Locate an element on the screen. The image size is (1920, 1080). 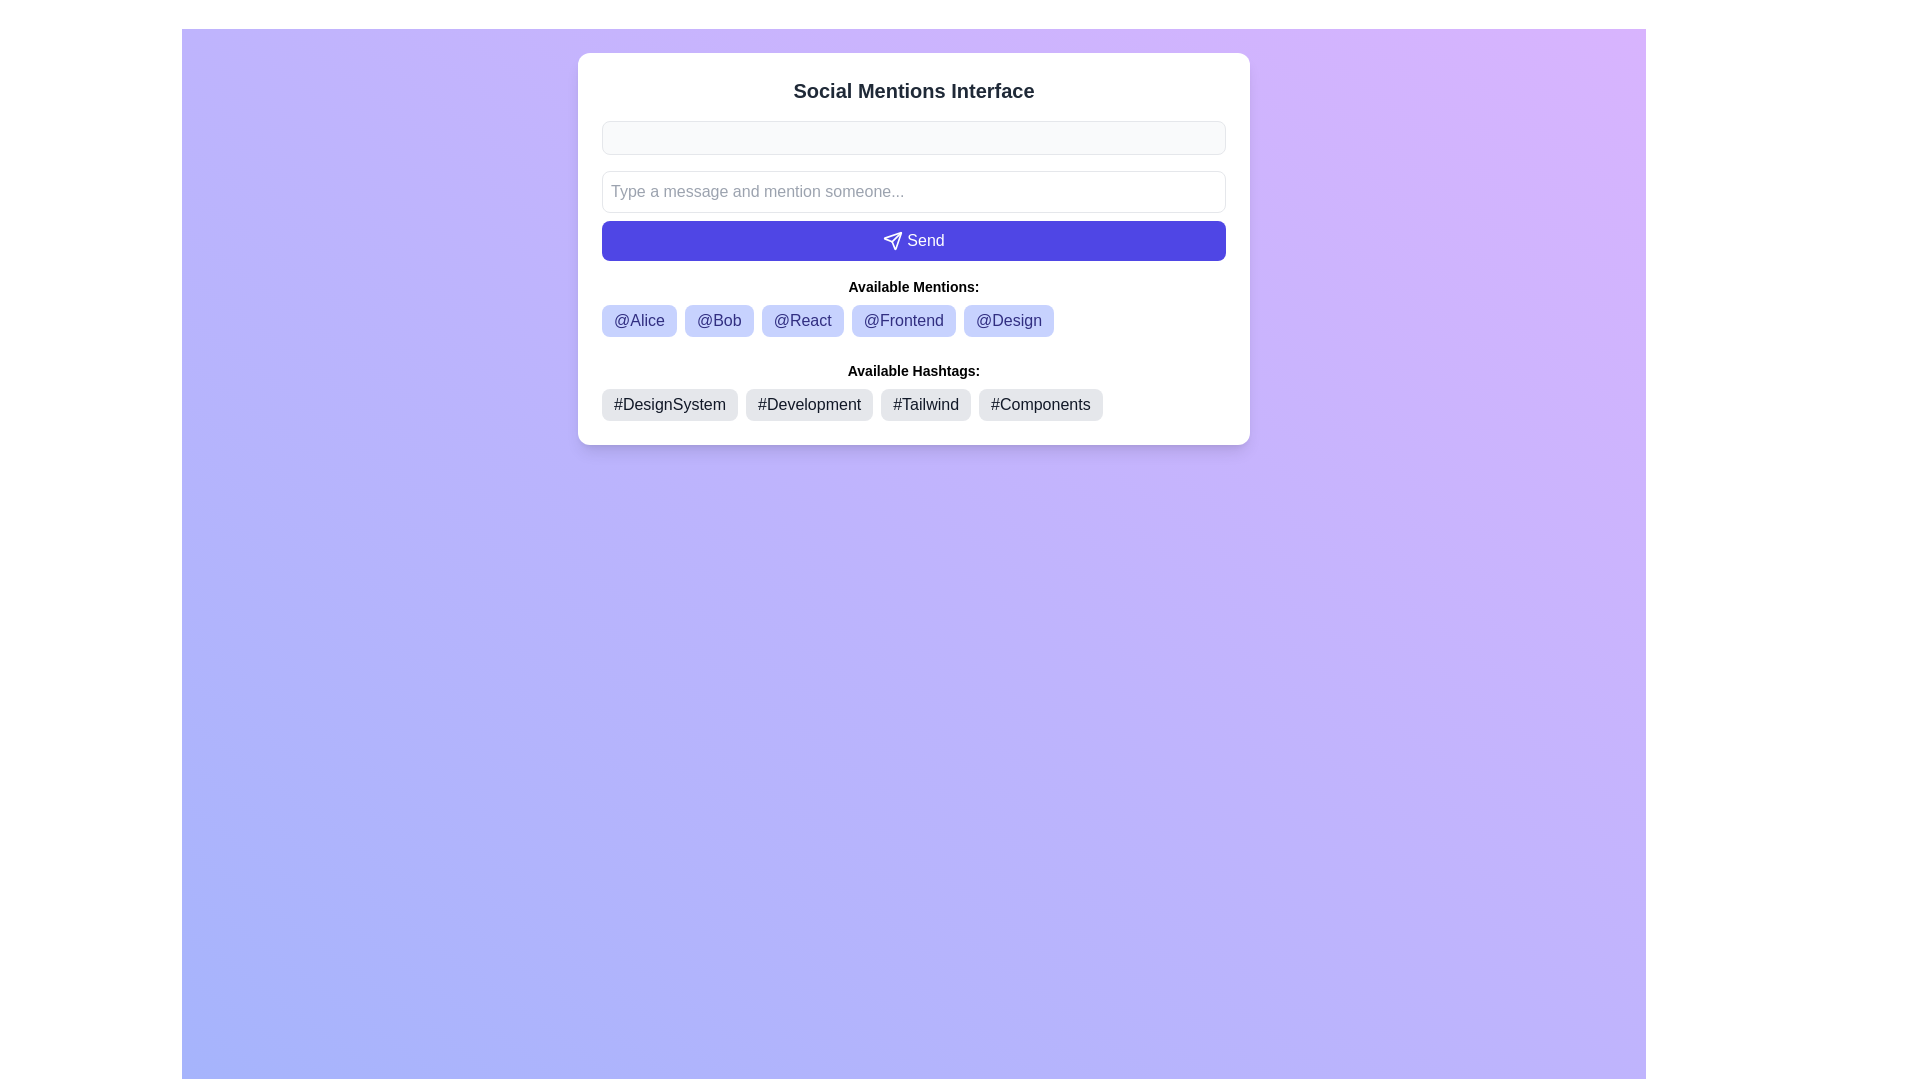
the interactive section containing grouped tags under the headings 'Available Mentions' and 'Available Hashtags' is located at coordinates (912, 347).